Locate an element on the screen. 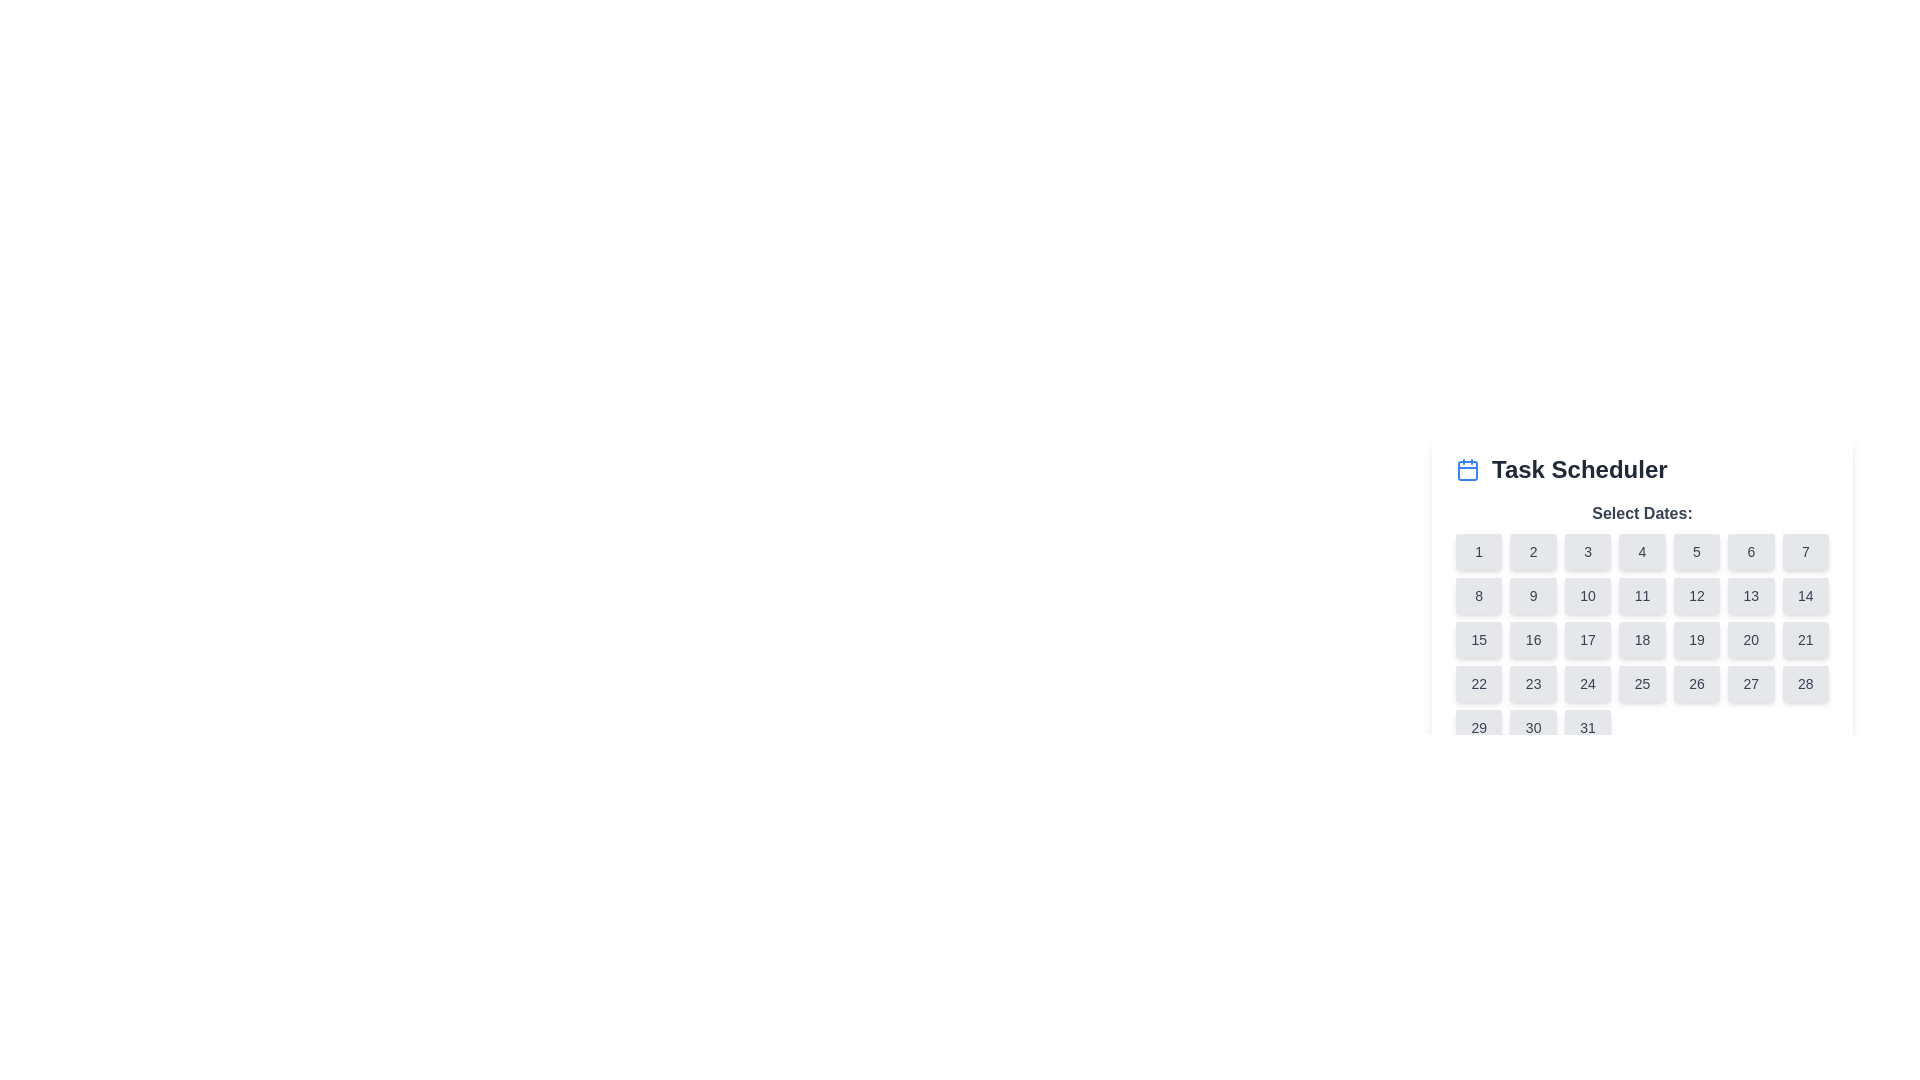  the button labeled '1' in the top-left corner of the grid is located at coordinates (1479, 551).